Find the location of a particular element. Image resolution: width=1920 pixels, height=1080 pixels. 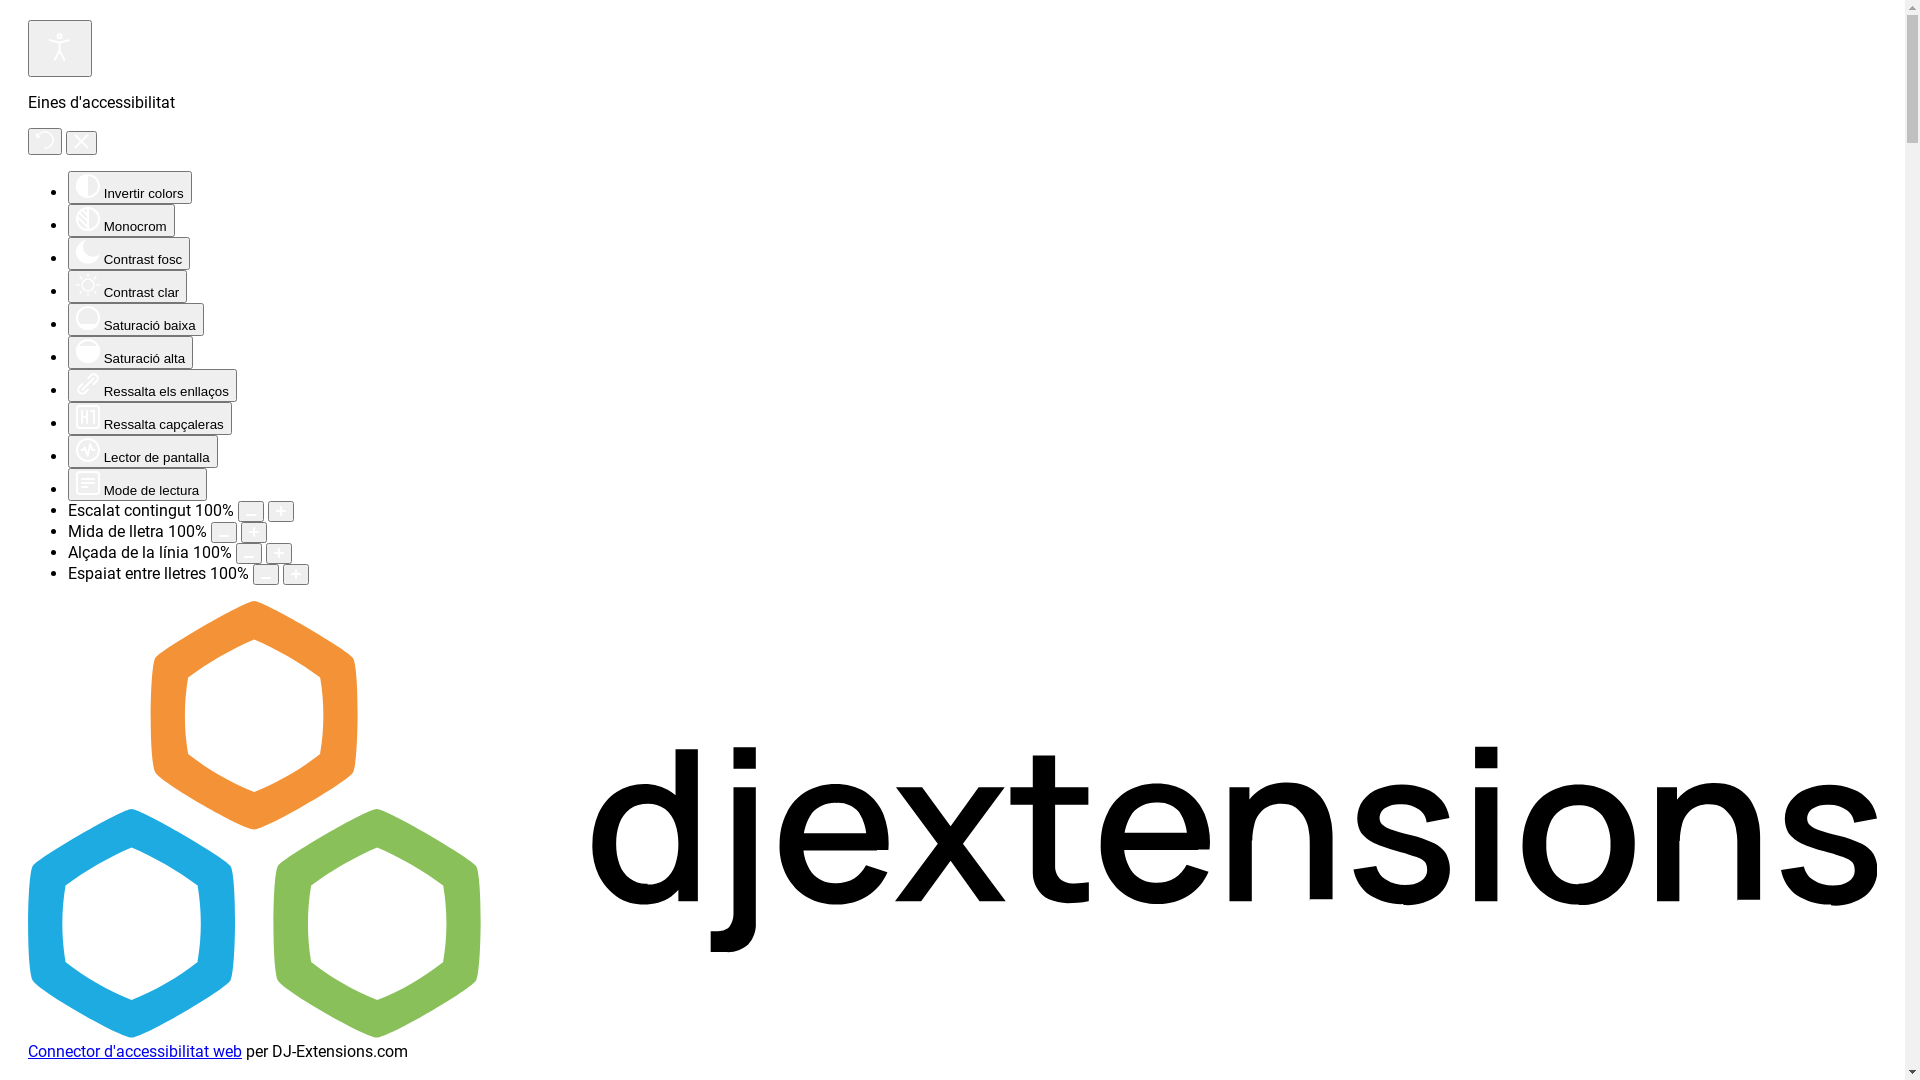

'Contrast clar' is located at coordinates (67, 286).